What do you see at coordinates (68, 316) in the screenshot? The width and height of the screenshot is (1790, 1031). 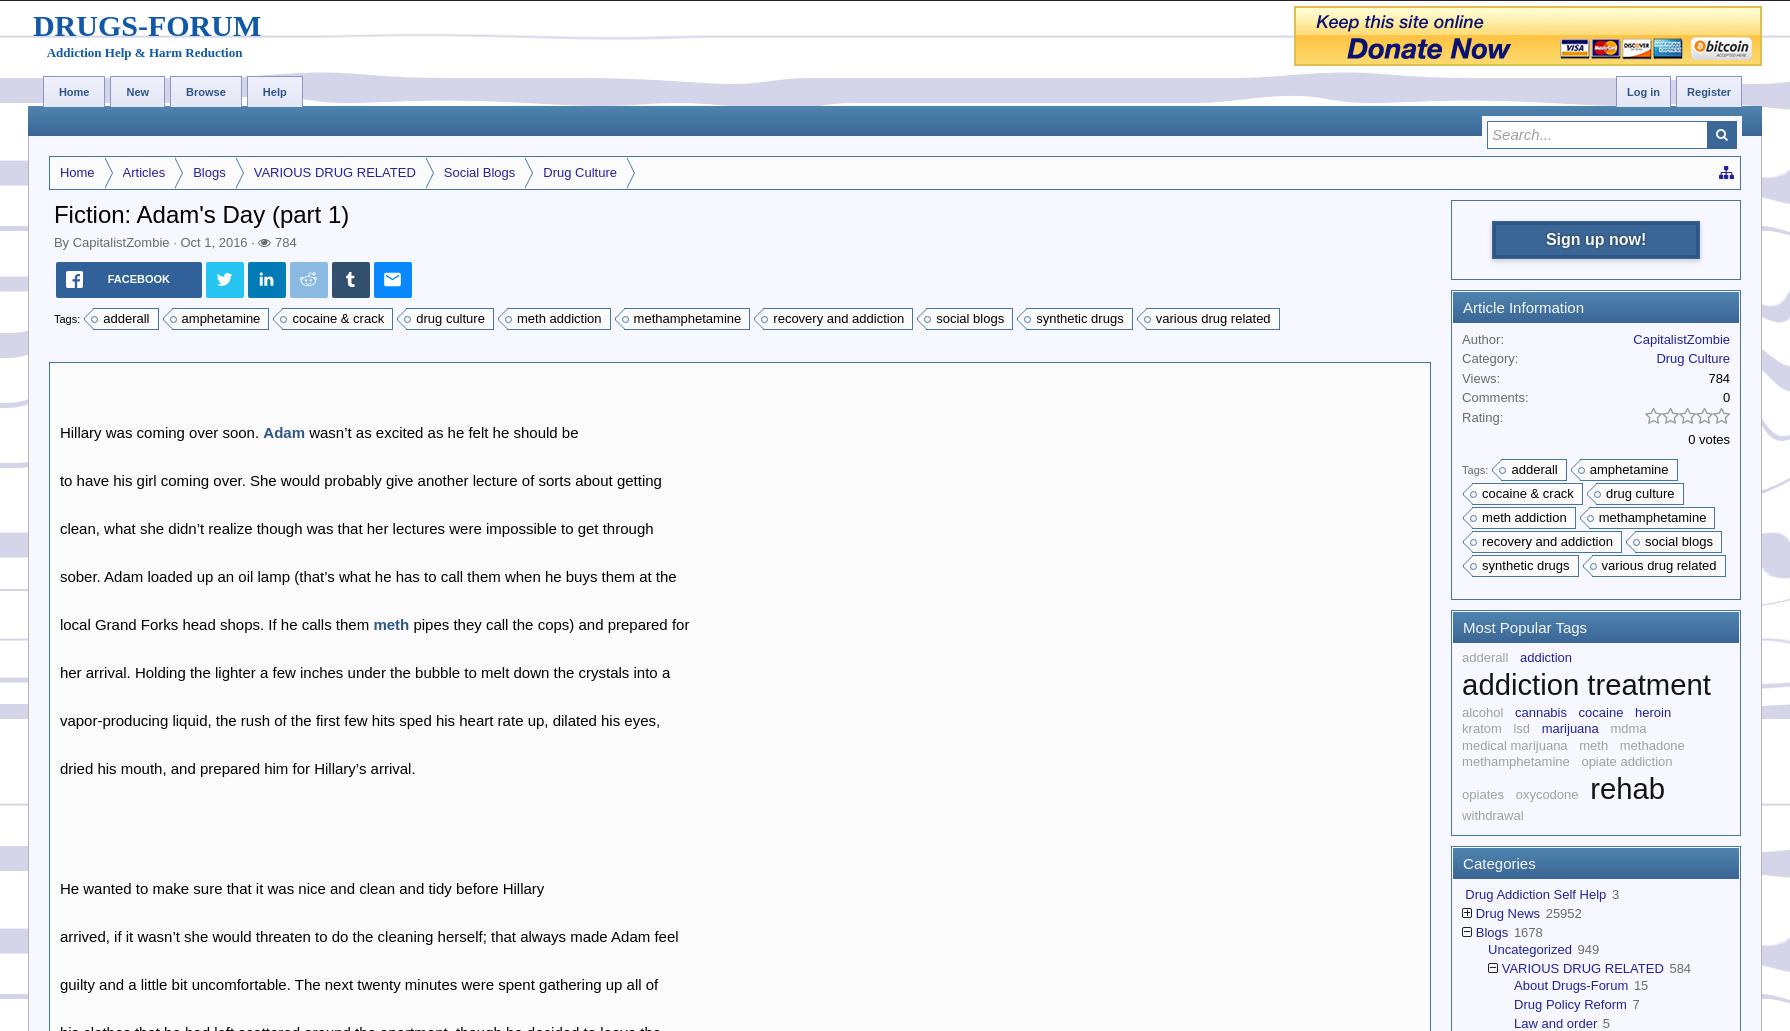 I see `'Tags:'` at bounding box center [68, 316].